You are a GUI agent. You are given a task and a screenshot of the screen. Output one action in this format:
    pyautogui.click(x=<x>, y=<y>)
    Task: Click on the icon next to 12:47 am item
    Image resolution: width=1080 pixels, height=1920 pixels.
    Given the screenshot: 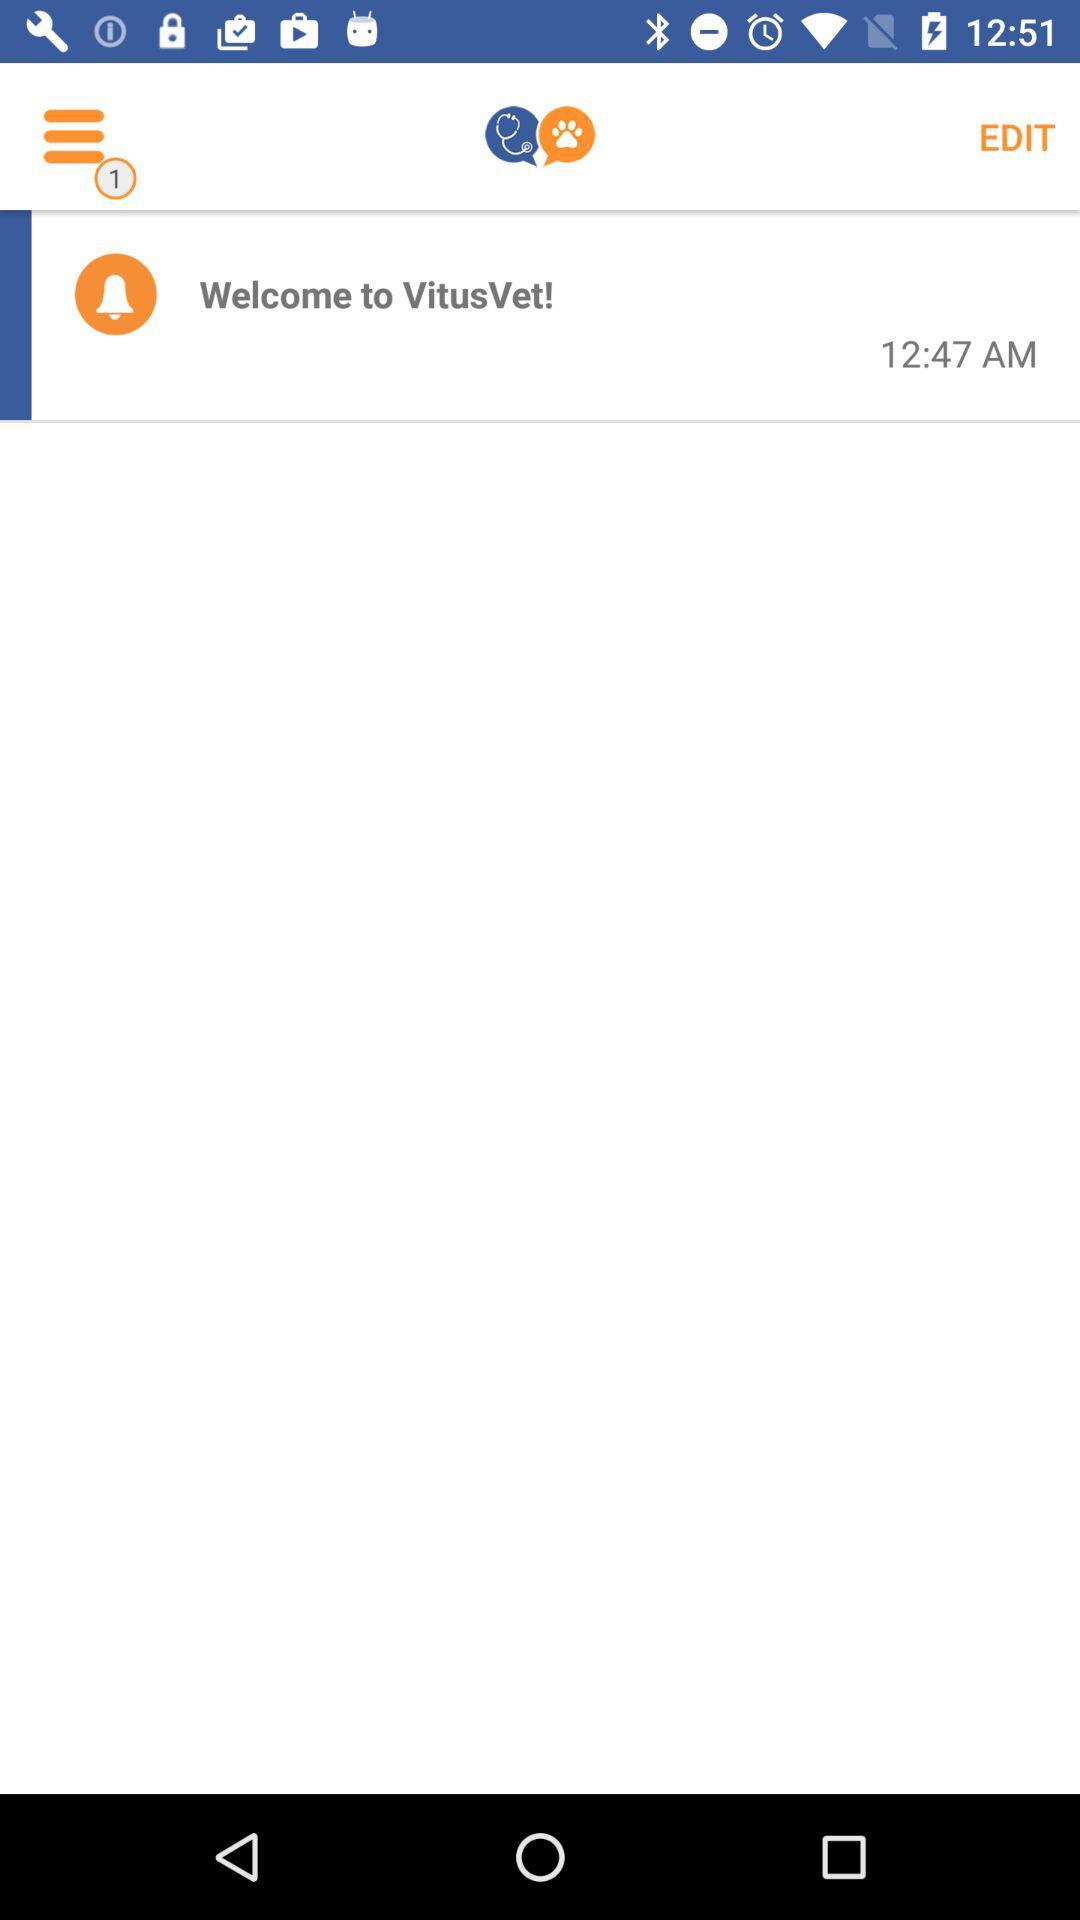 What is the action you would take?
    pyautogui.click(x=376, y=292)
    